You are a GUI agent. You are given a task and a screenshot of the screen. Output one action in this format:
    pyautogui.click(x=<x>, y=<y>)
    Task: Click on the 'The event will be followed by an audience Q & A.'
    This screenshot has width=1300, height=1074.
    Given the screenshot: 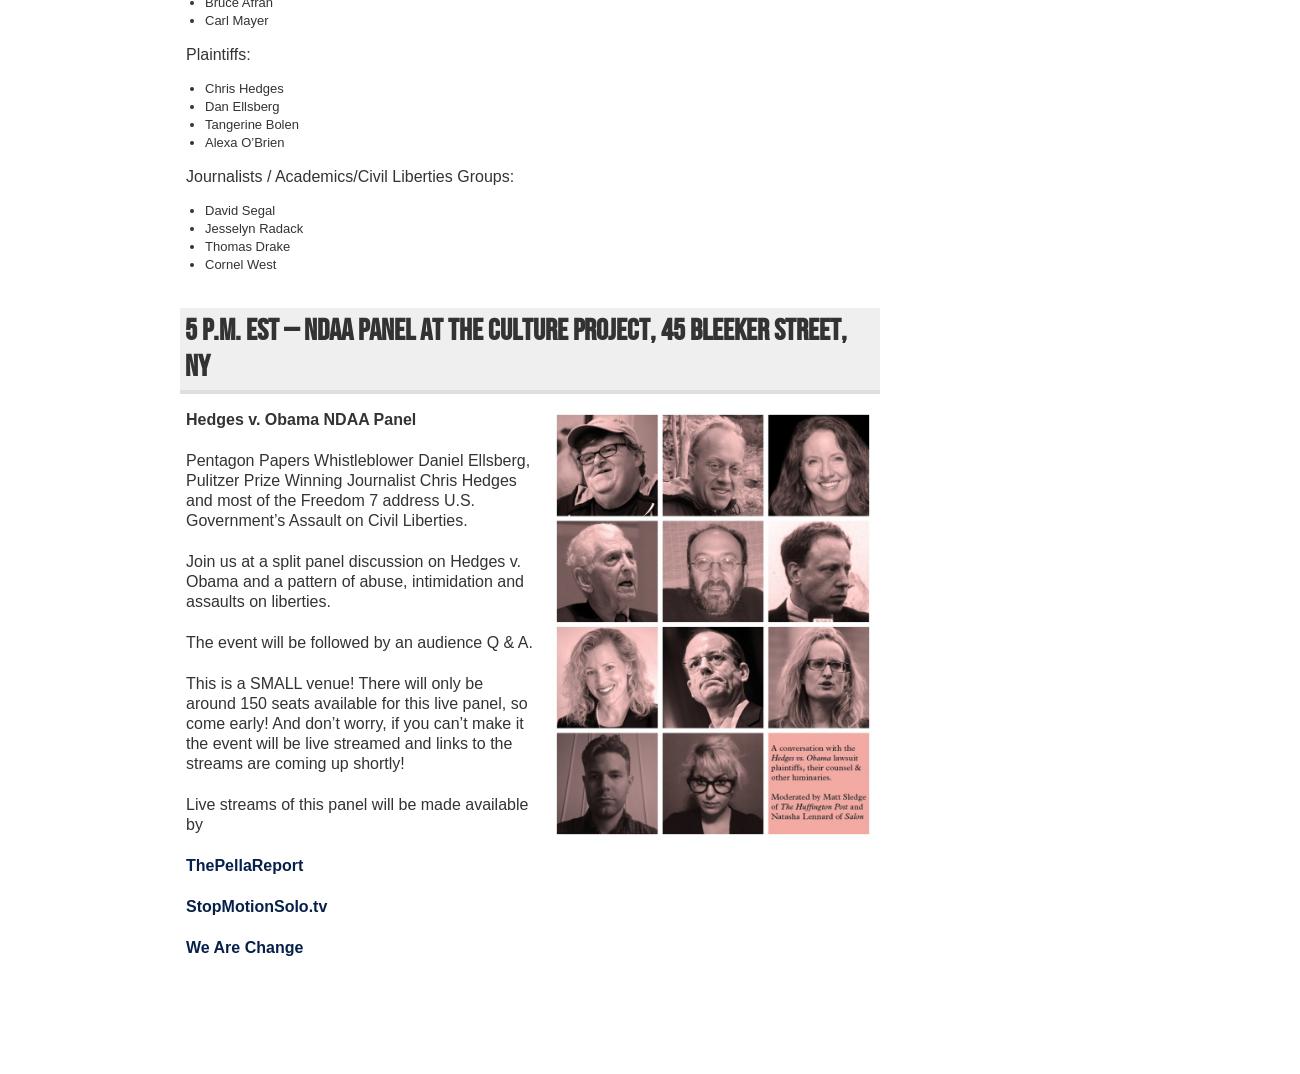 What is the action you would take?
    pyautogui.click(x=358, y=642)
    